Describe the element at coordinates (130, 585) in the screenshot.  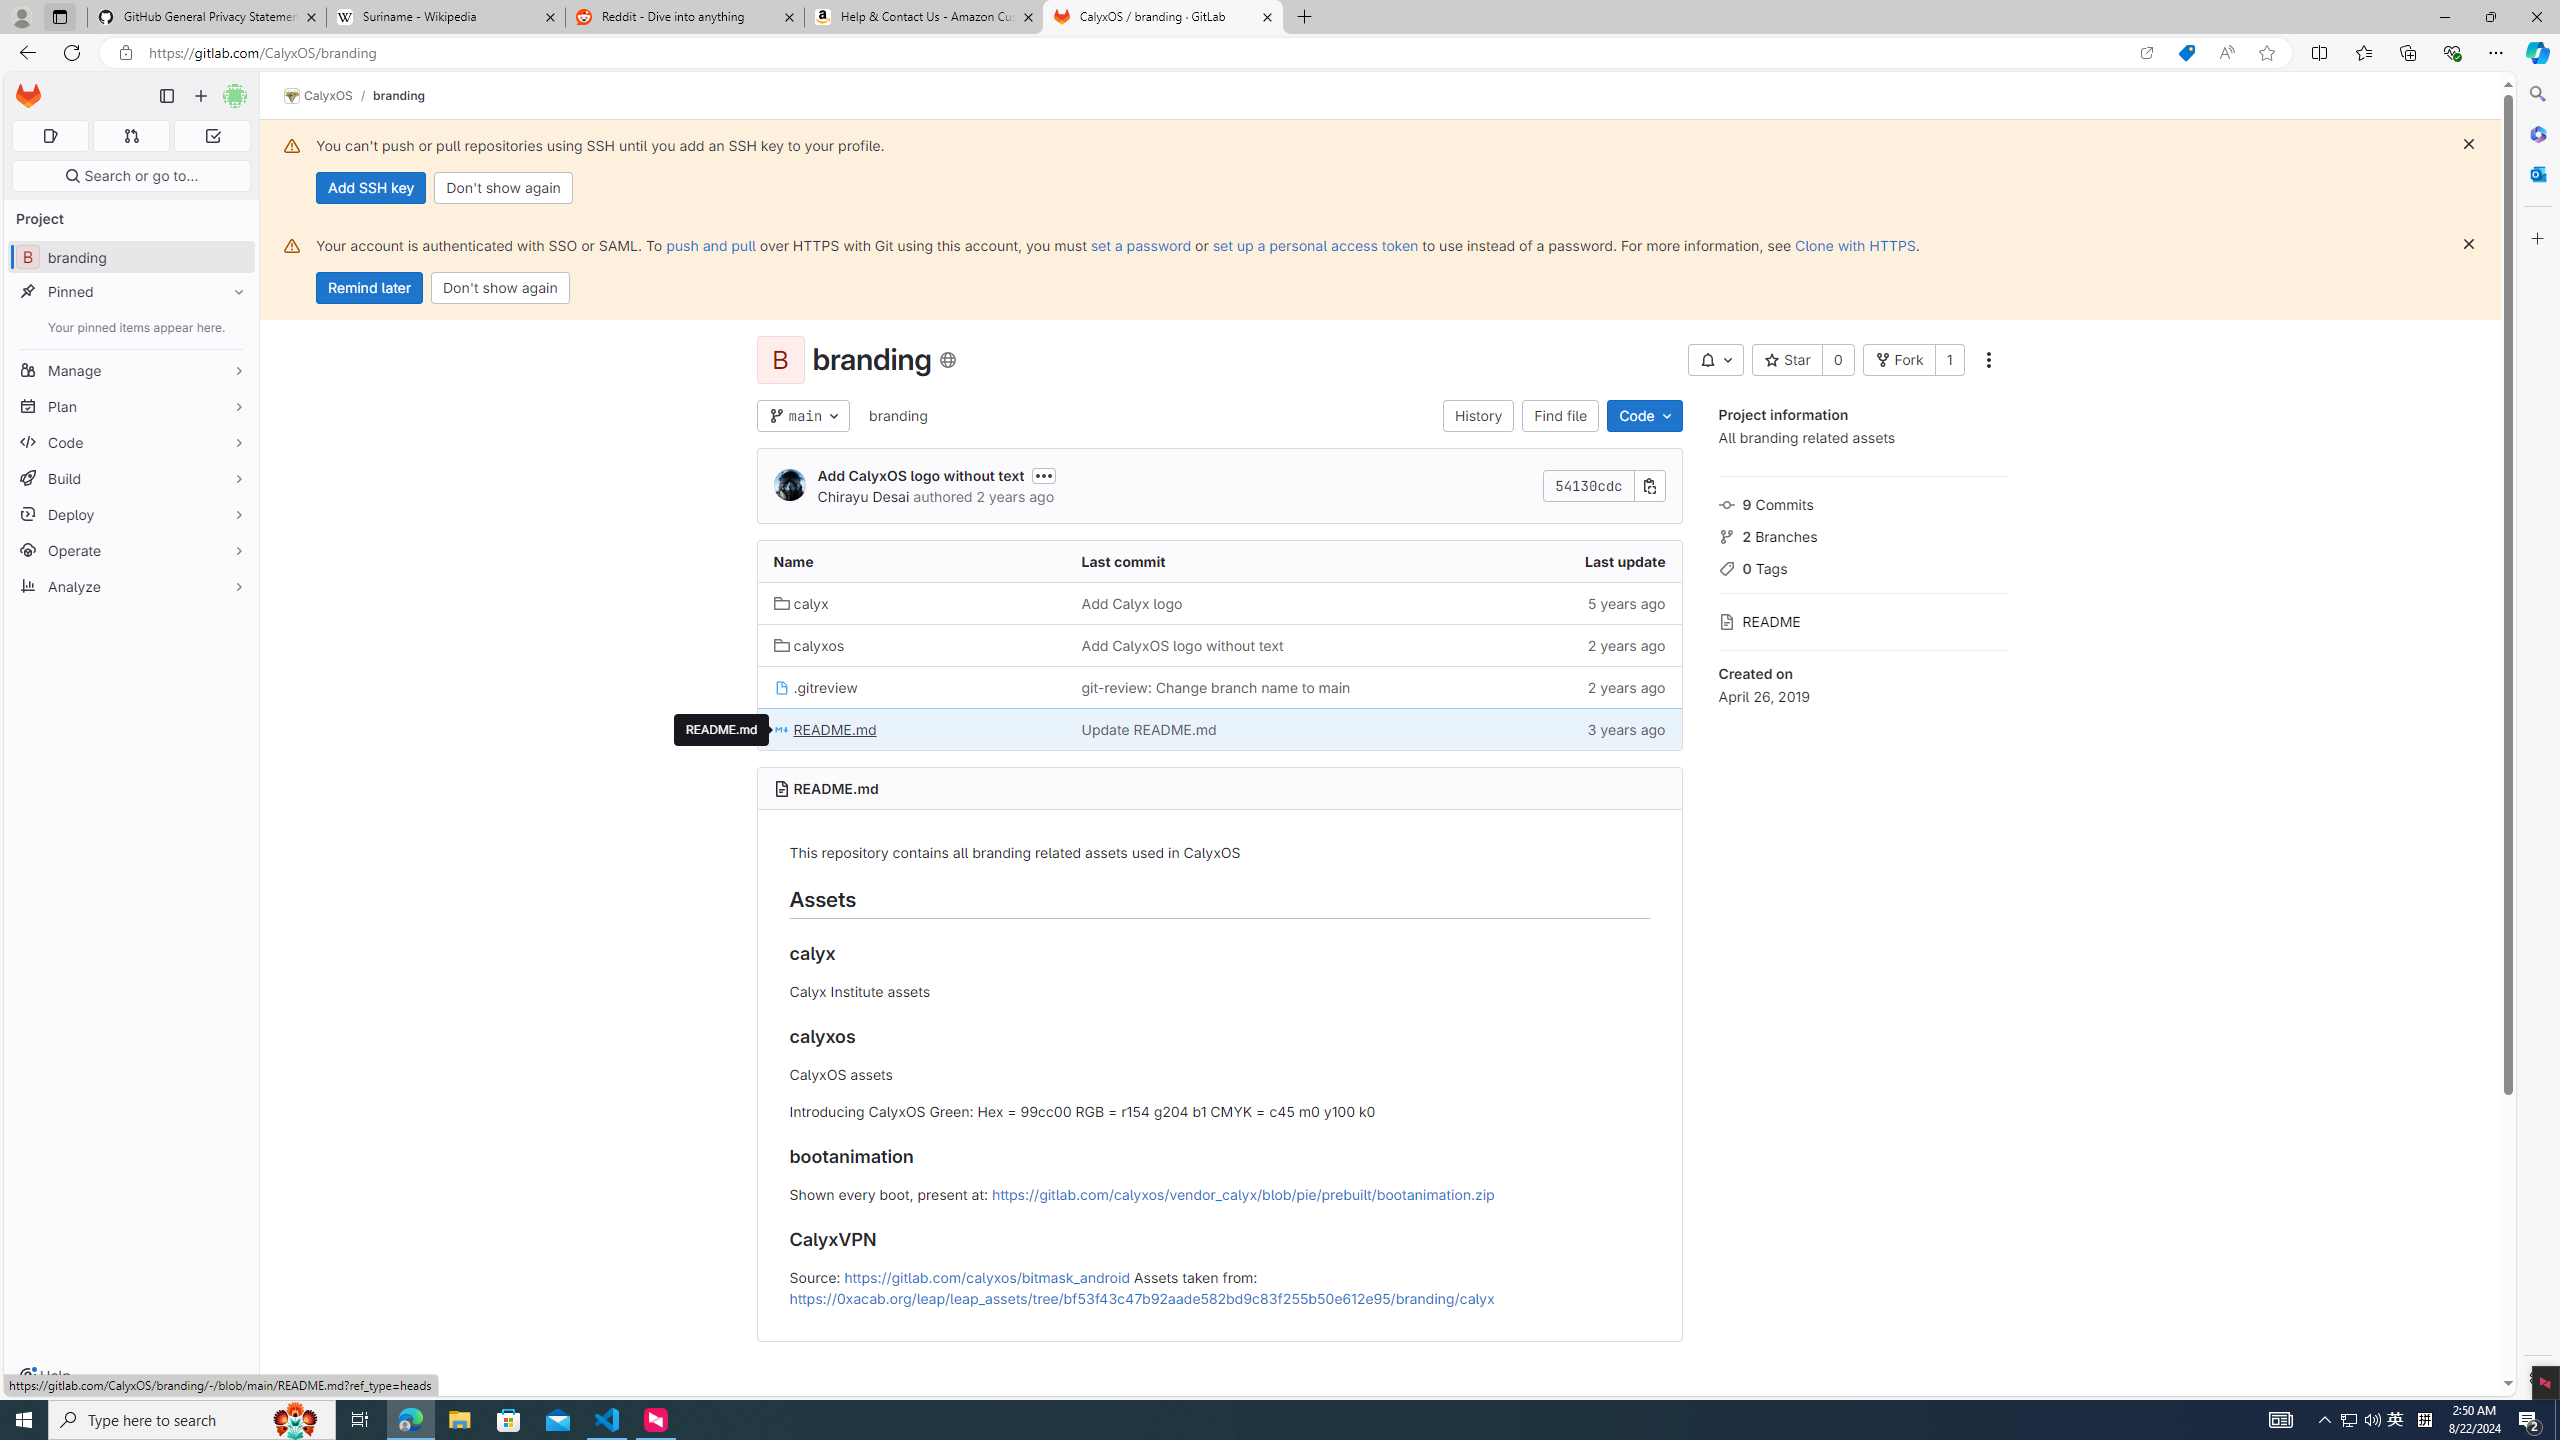
I see `'Analyze'` at that location.